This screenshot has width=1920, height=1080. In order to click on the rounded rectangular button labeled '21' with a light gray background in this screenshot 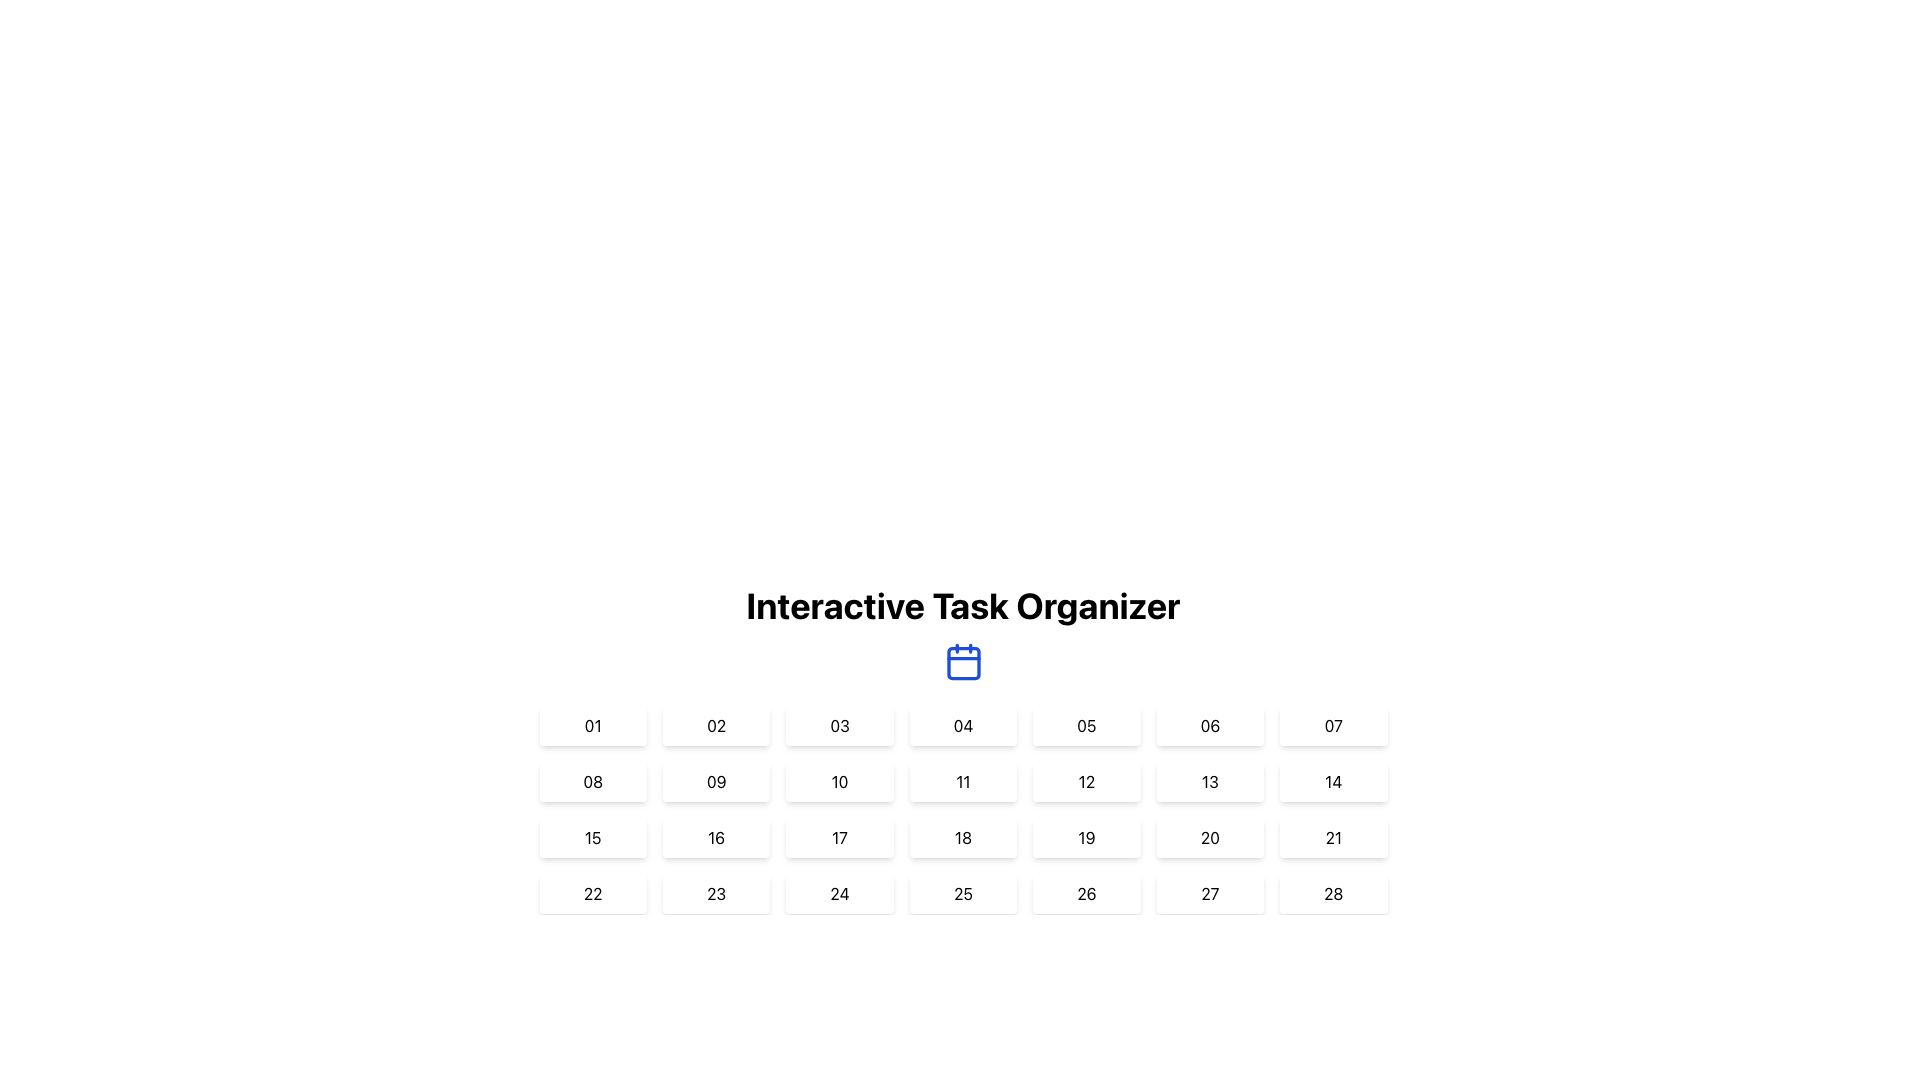, I will do `click(1333, 837)`.